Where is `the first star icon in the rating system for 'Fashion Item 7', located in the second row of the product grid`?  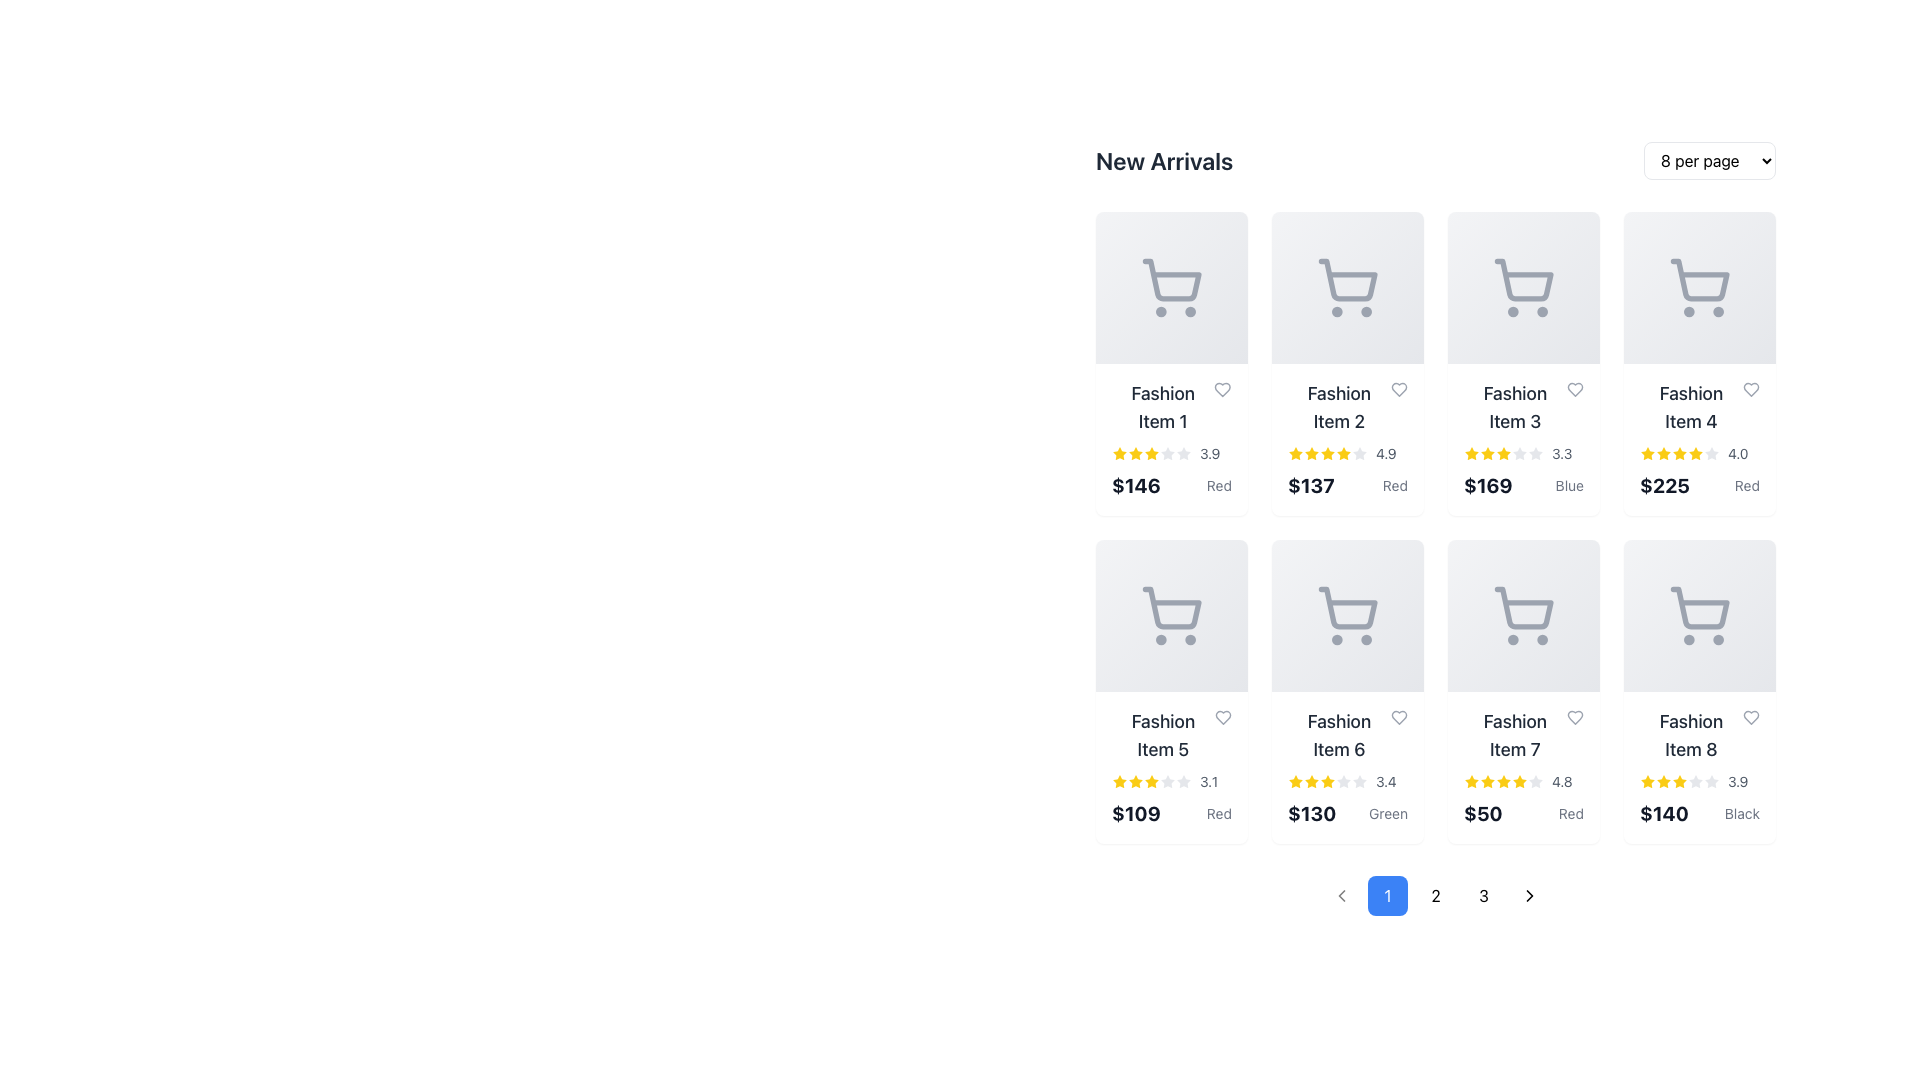
the first star icon in the rating system for 'Fashion Item 7', located in the second row of the product grid is located at coordinates (1472, 781).